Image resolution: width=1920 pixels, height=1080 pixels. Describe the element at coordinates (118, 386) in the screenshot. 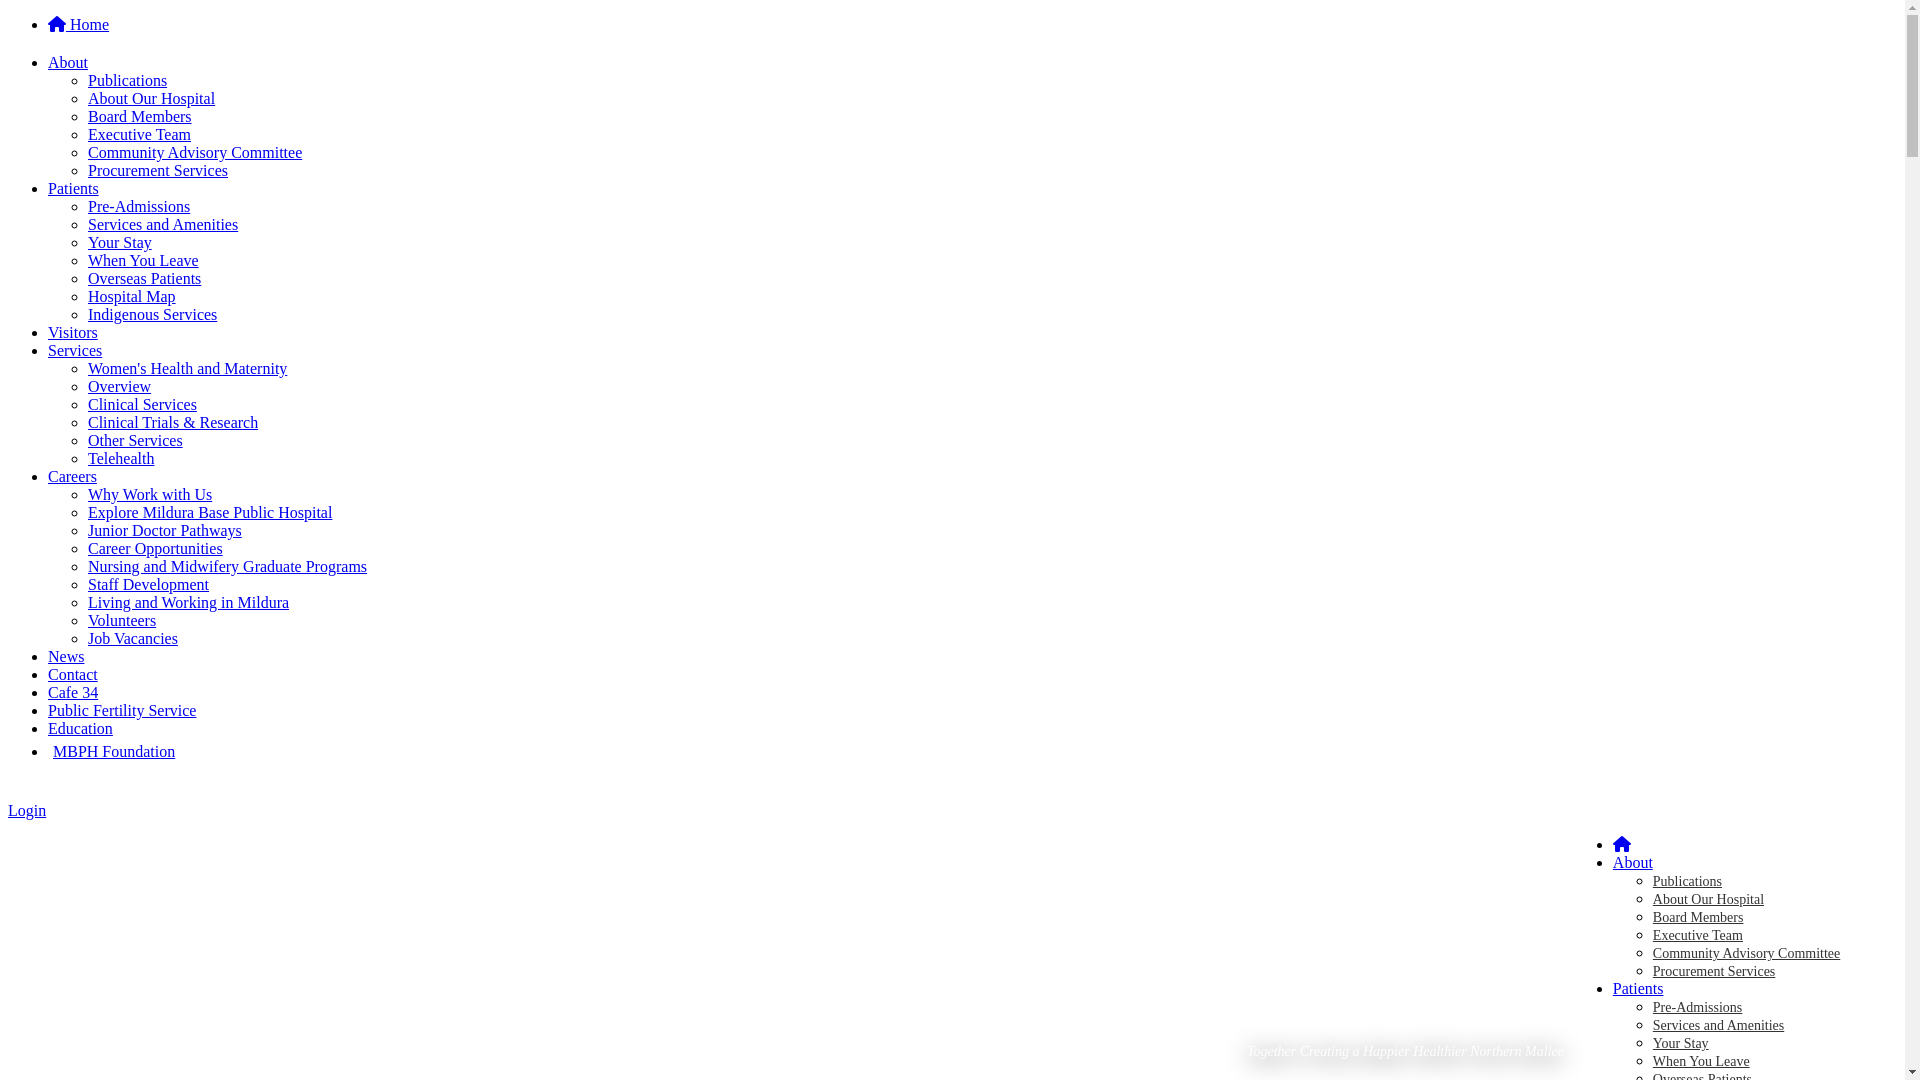

I see `'Overview'` at that location.